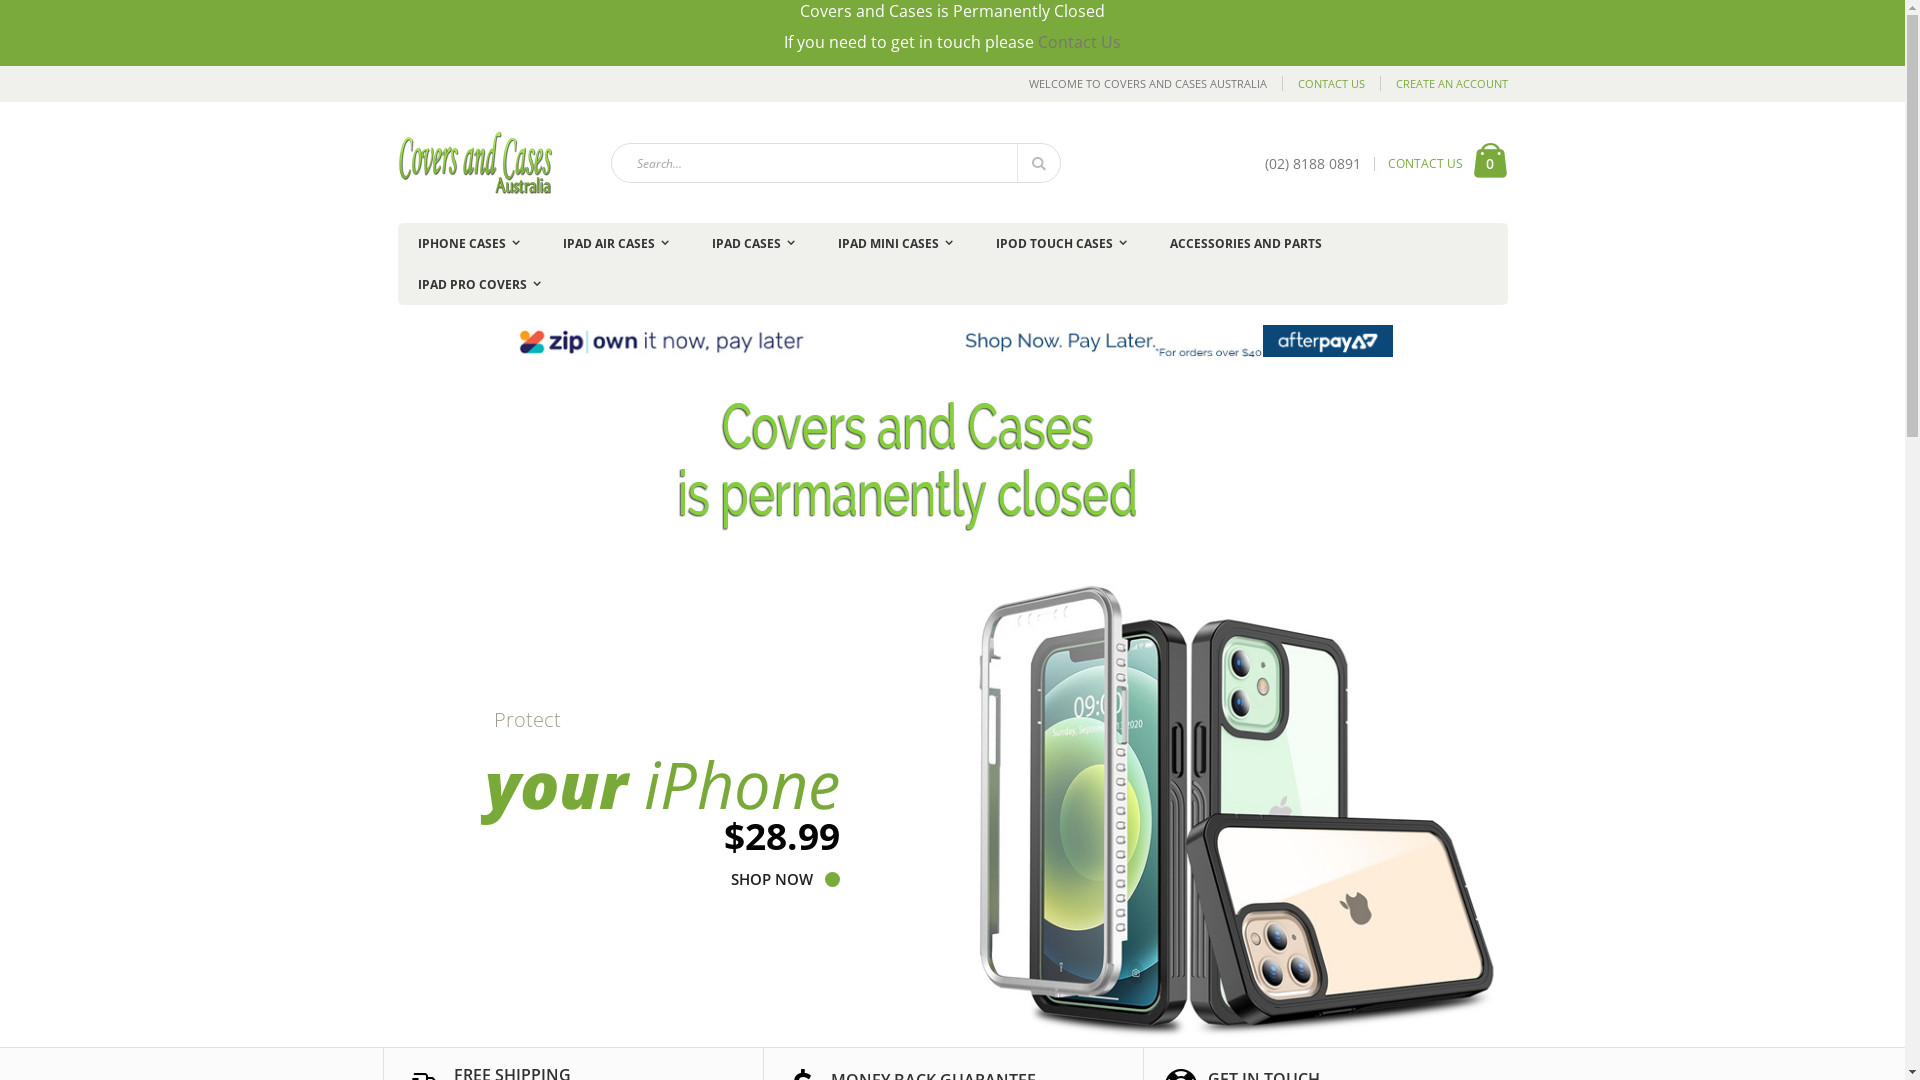  Describe the element at coordinates (1060, 242) in the screenshot. I see `'IPOD TOUCH CASES'` at that location.